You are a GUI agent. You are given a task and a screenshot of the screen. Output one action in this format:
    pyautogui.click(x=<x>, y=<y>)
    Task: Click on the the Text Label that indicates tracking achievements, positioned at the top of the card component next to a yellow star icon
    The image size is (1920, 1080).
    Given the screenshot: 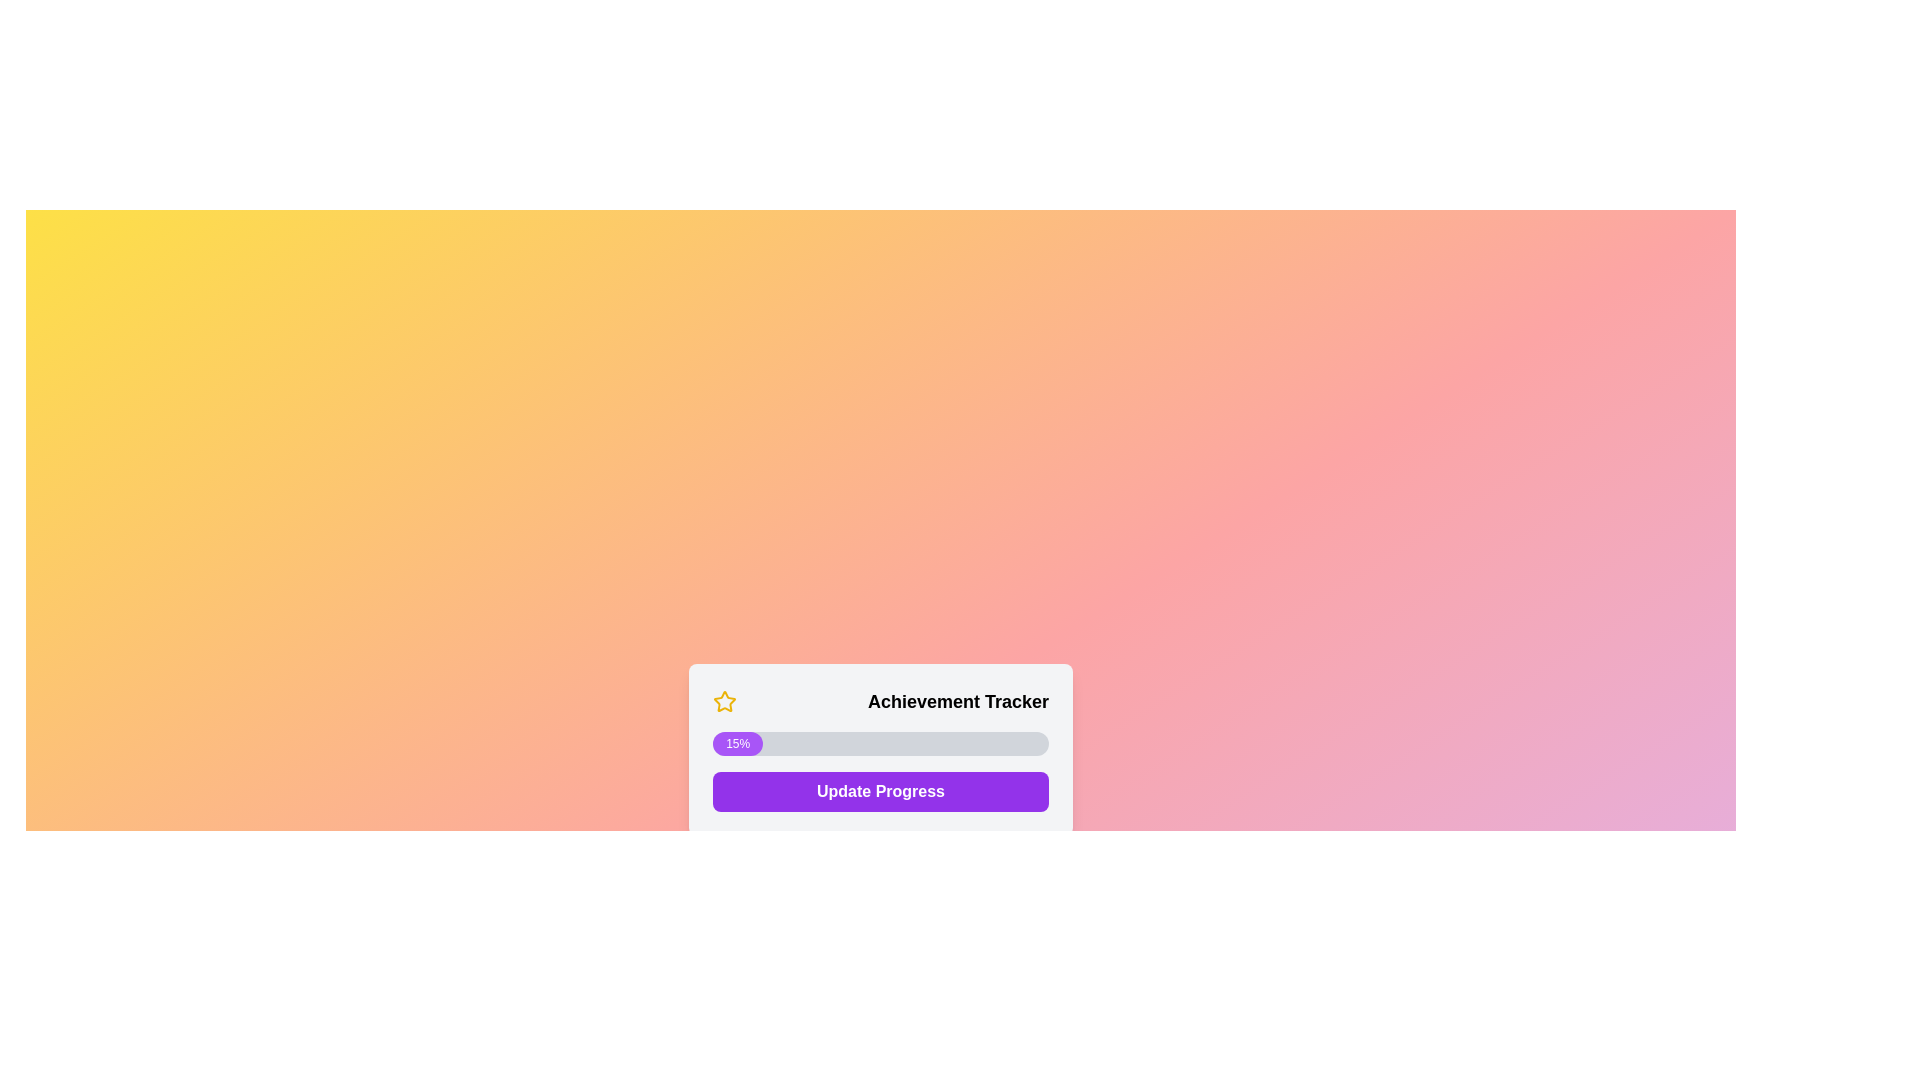 What is the action you would take?
    pyautogui.click(x=880, y=701)
    